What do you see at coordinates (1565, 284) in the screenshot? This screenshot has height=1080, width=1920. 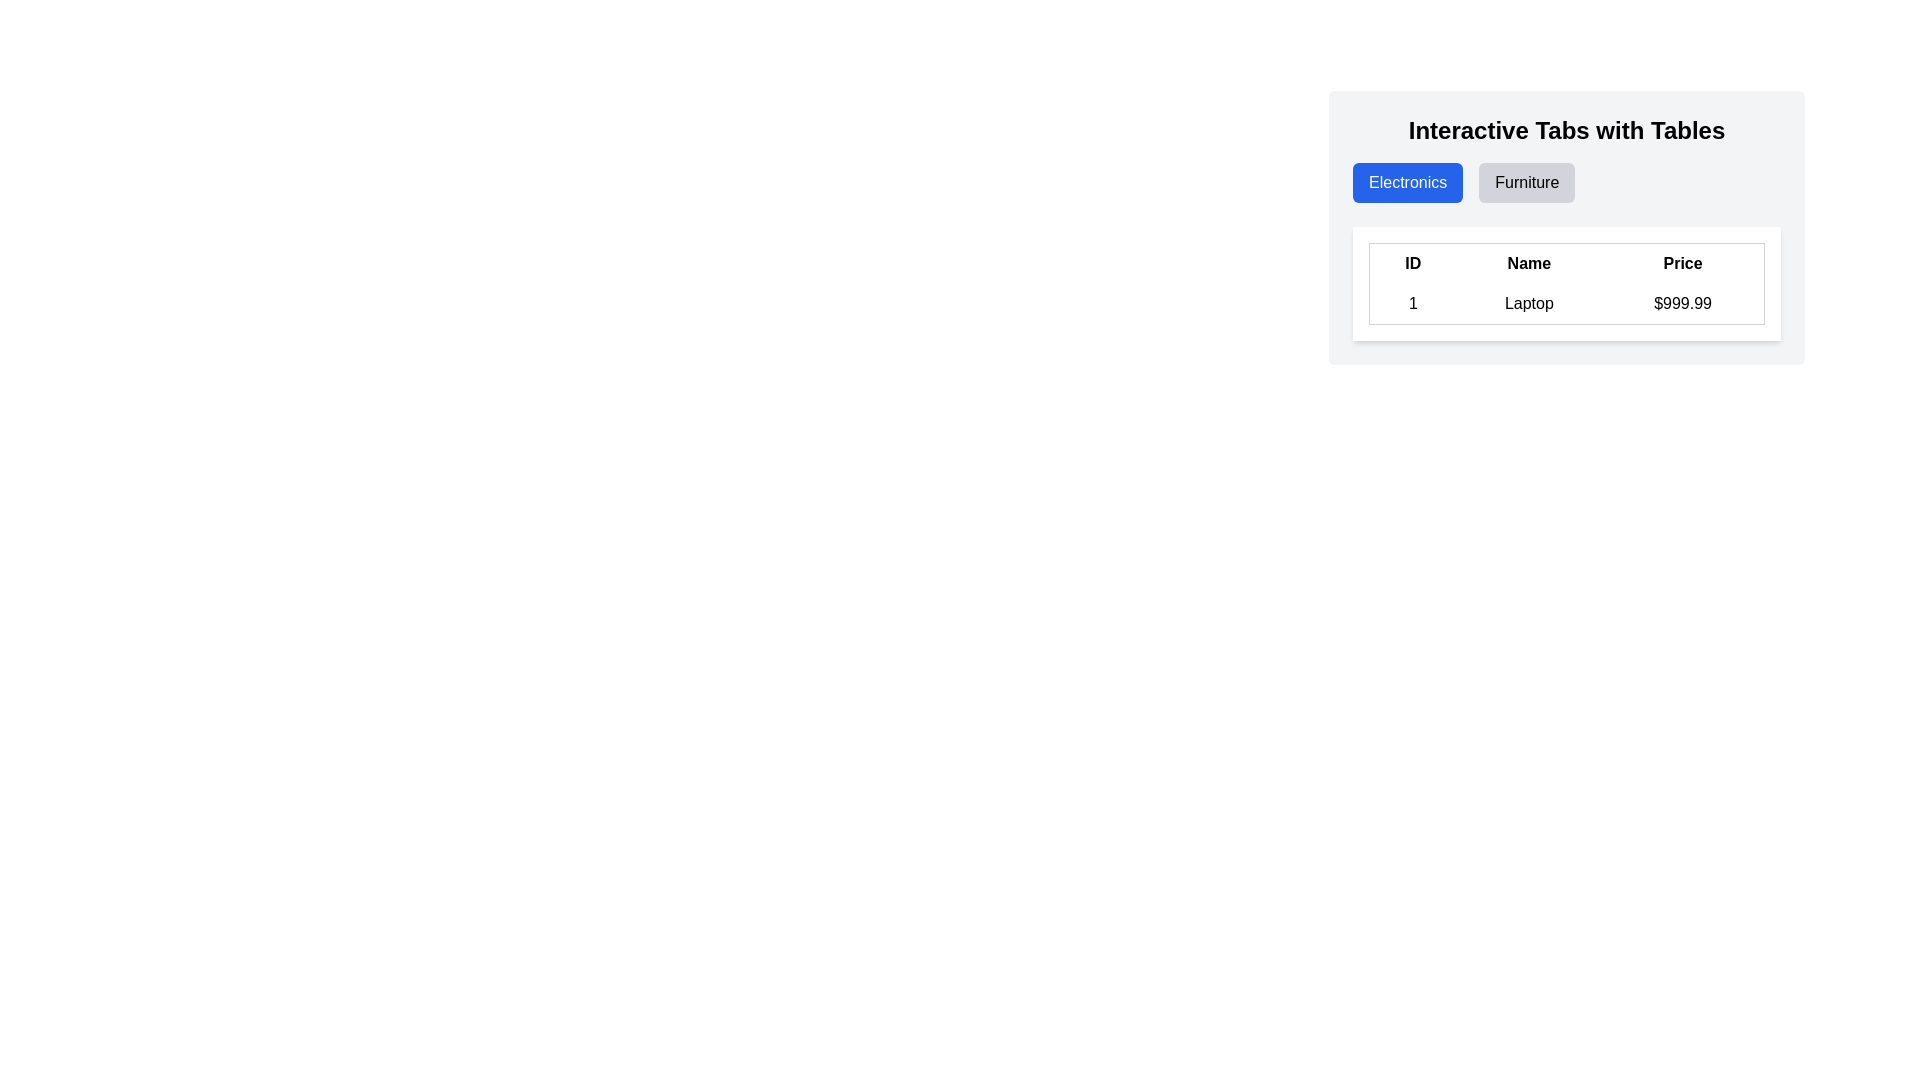 I see `the data display table that presents item information, specifically showing the Laptop with its ID and price, located under the 'Interactive Tabs with Tables' section` at bounding box center [1565, 284].